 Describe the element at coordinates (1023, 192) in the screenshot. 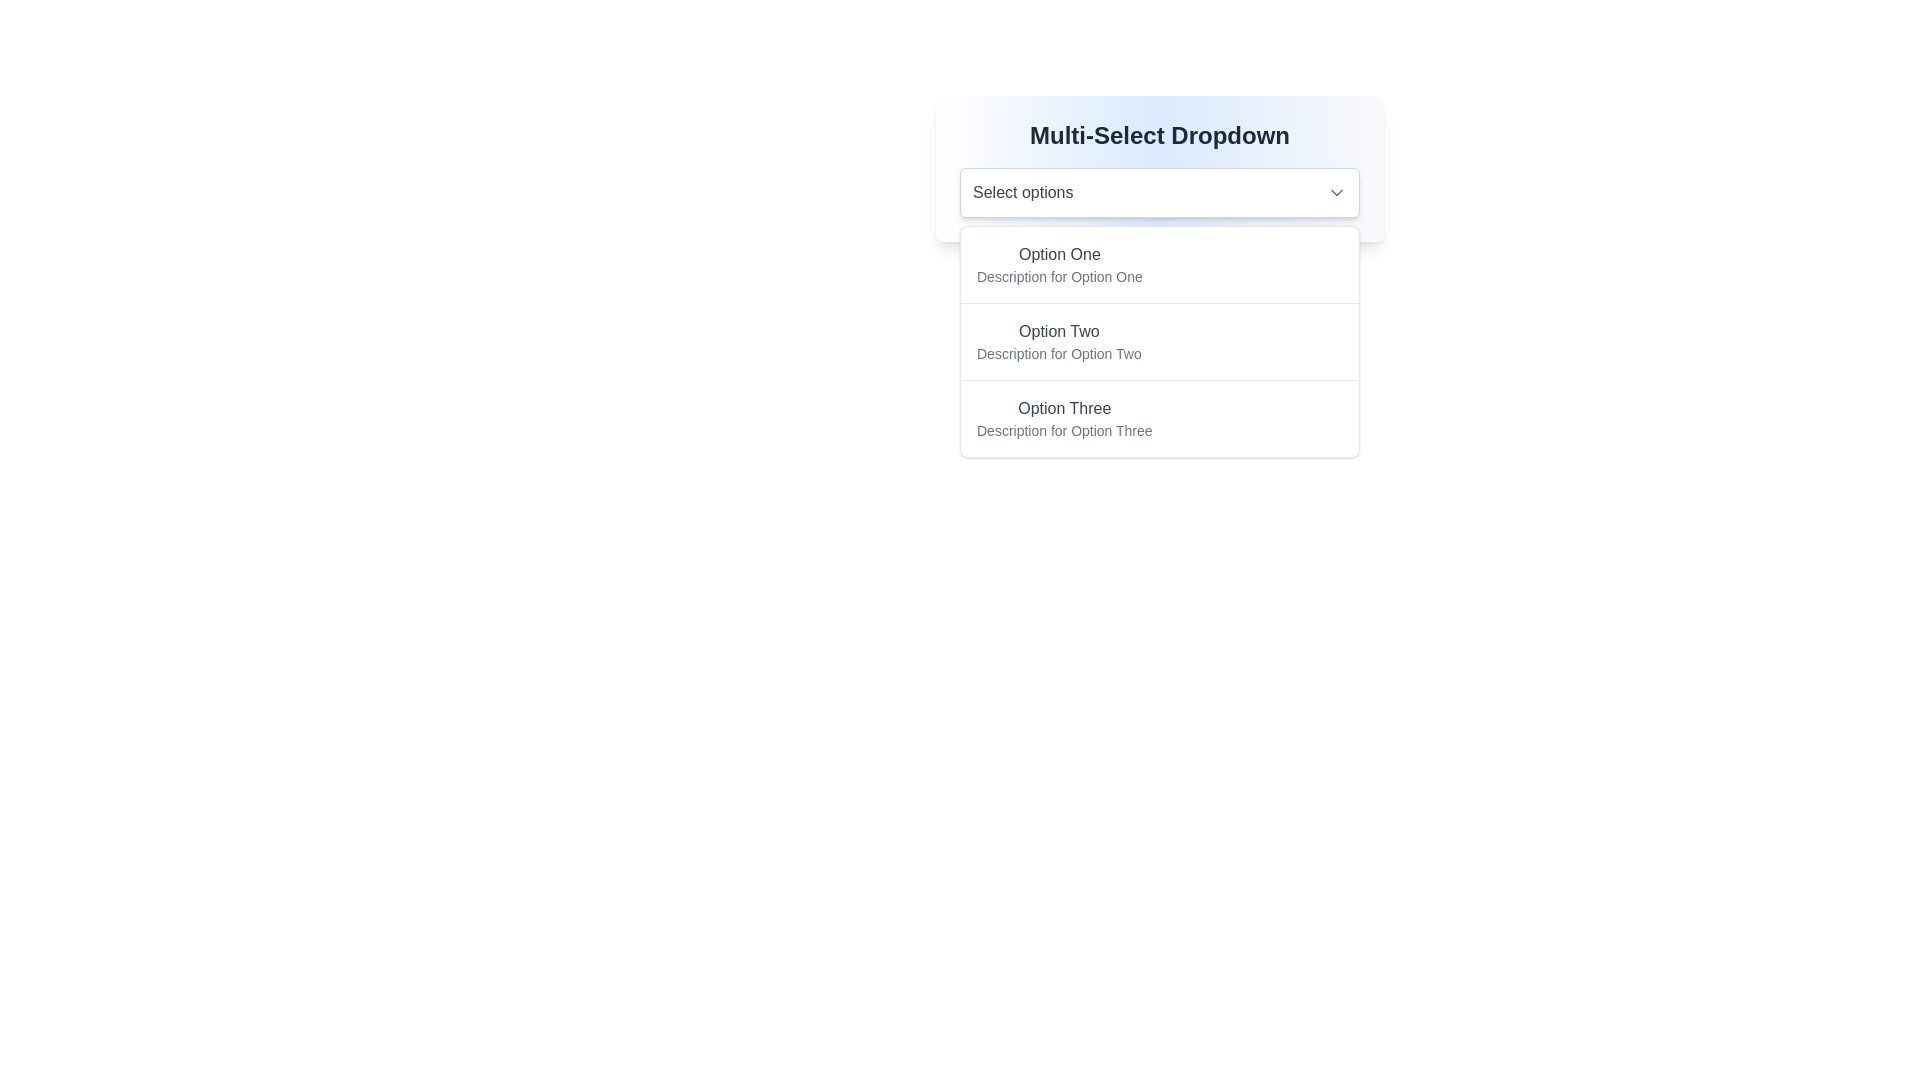

I see `the static text label within the dropdown interface that provides instructions or indicates the current state of the dropdown menu` at that location.